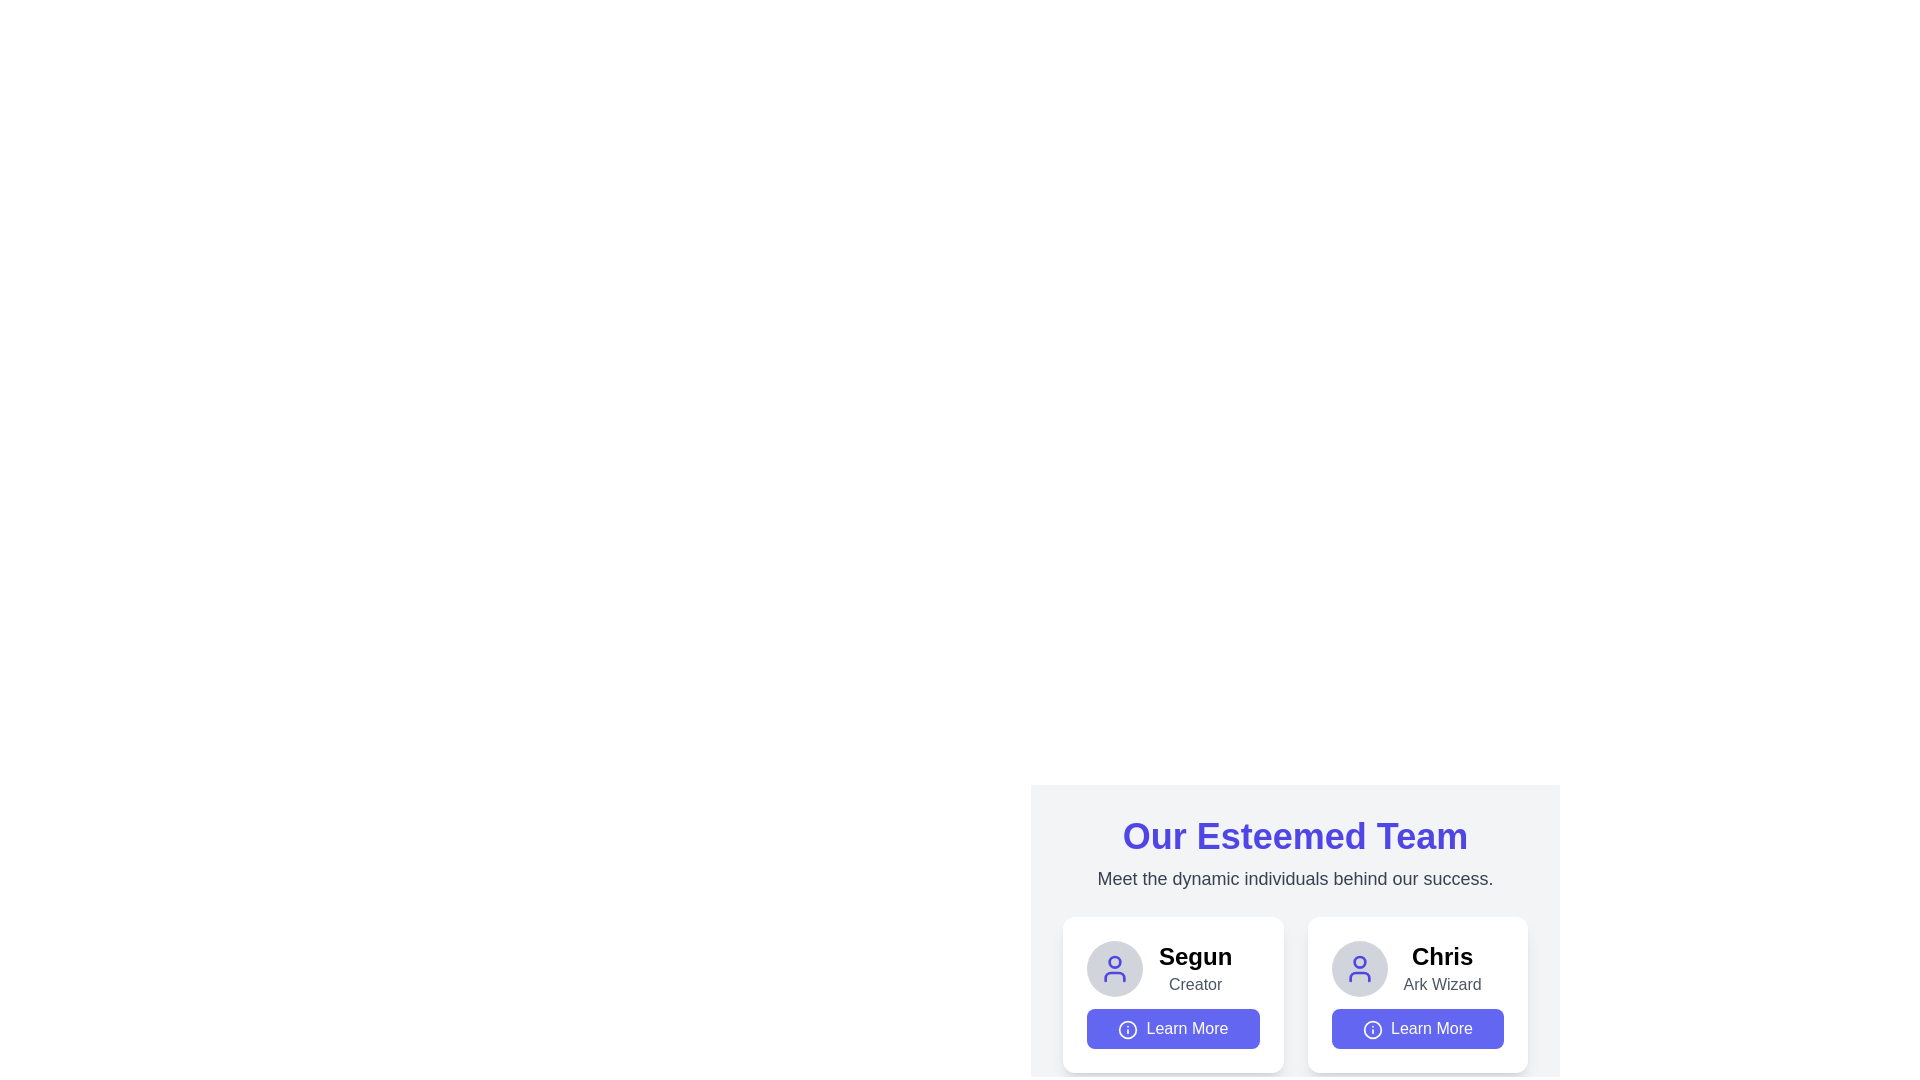 The image size is (1920, 1080). What do you see at coordinates (1113, 967) in the screenshot?
I see `the Avatar icon with a gray background and a blue user silhouette symbol, located in the profile card of 'Segun' in the 'Our Esteemed Team' section` at bounding box center [1113, 967].